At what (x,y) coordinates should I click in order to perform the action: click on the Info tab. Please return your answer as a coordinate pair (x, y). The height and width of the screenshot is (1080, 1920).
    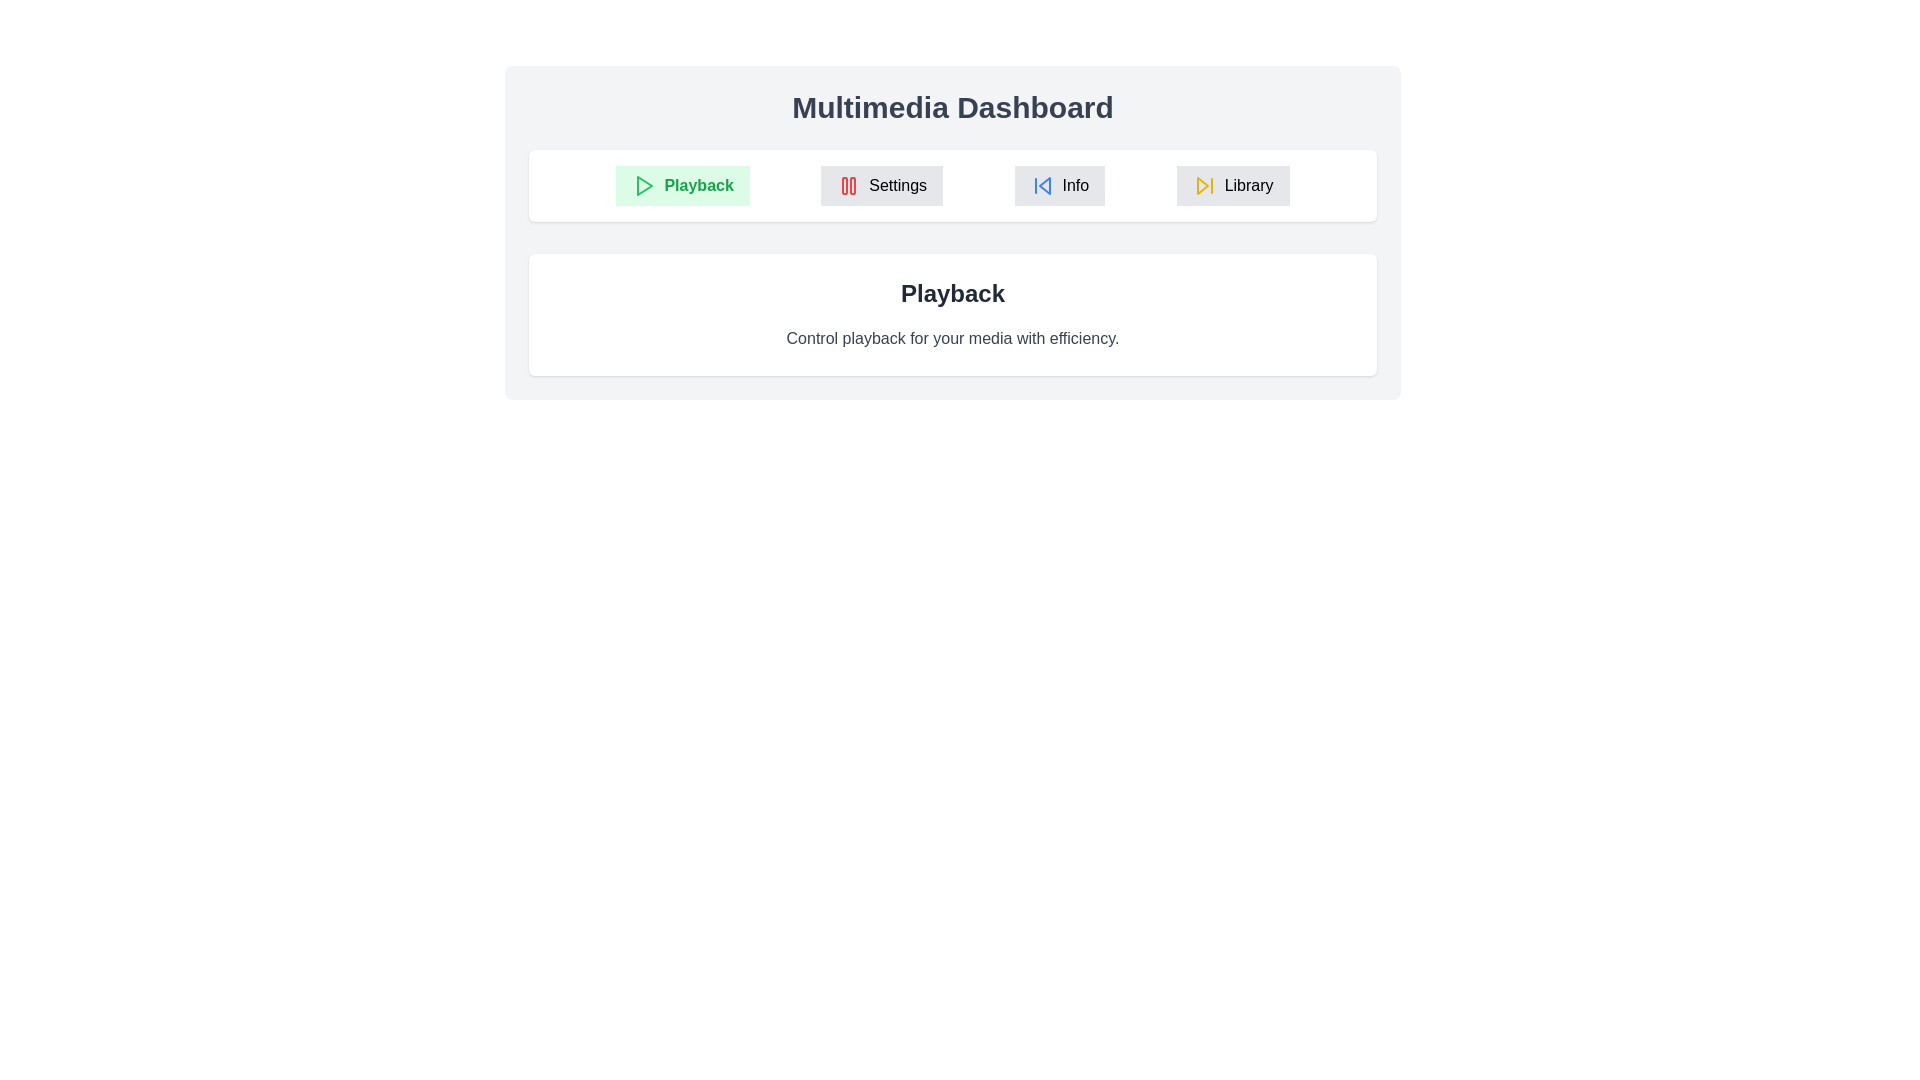
    Looking at the image, I should click on (1058, 185).